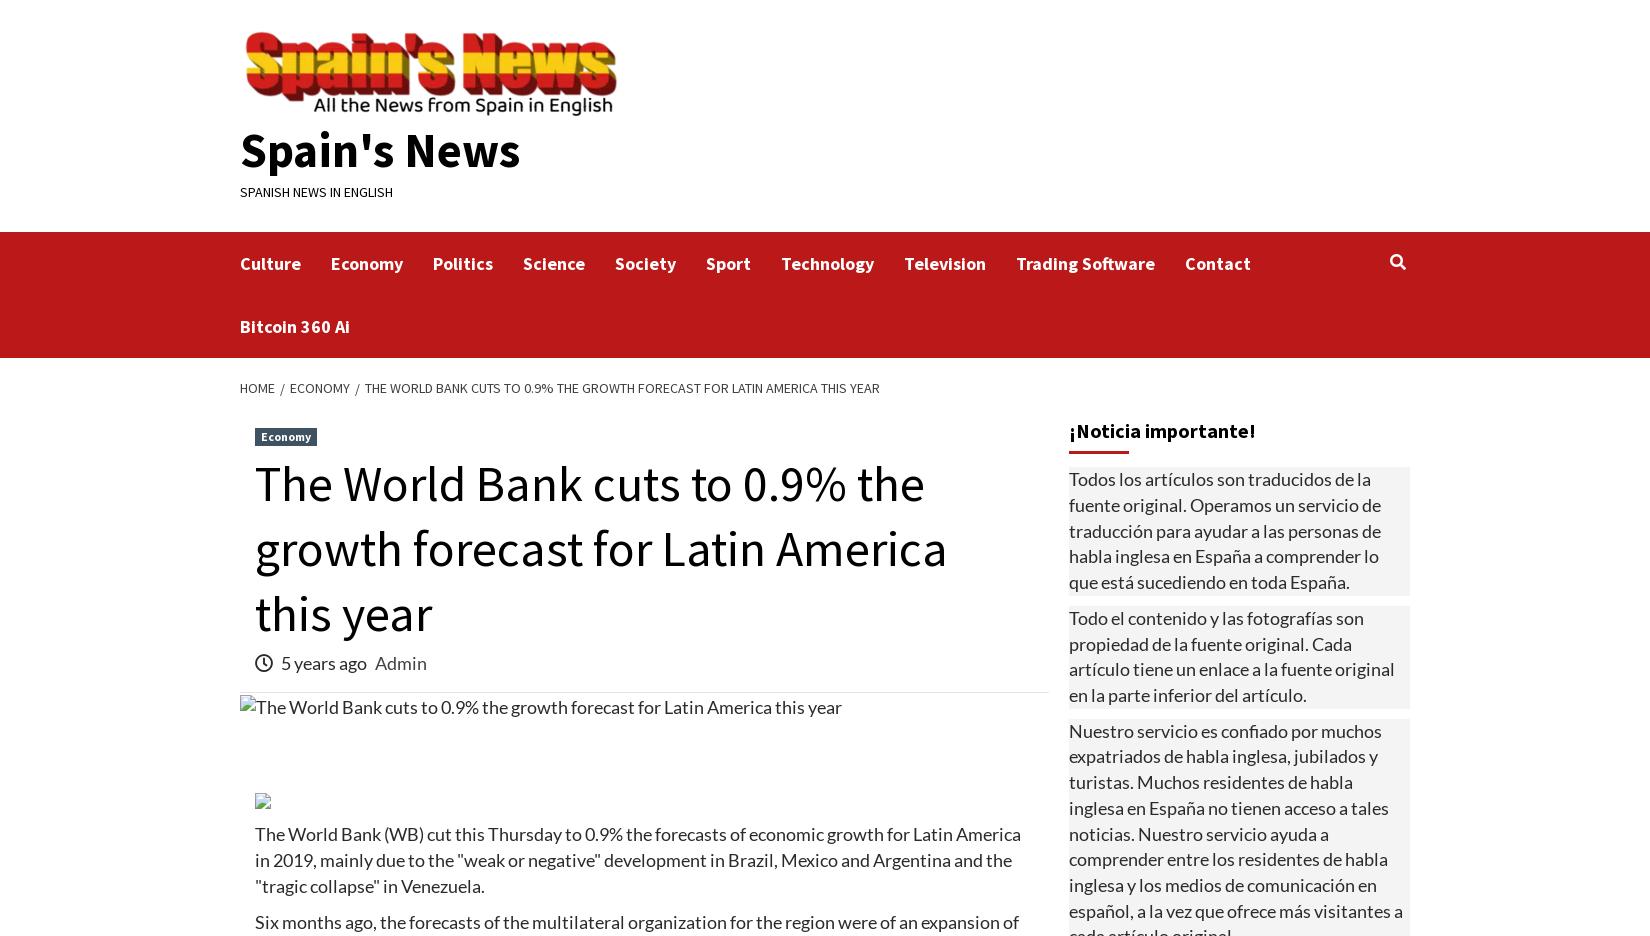 The image size is (1650, 936). Describe the element at coordinates (1162, 430) in the screenshot. I see `'¡Noticia importante!'` at that location.